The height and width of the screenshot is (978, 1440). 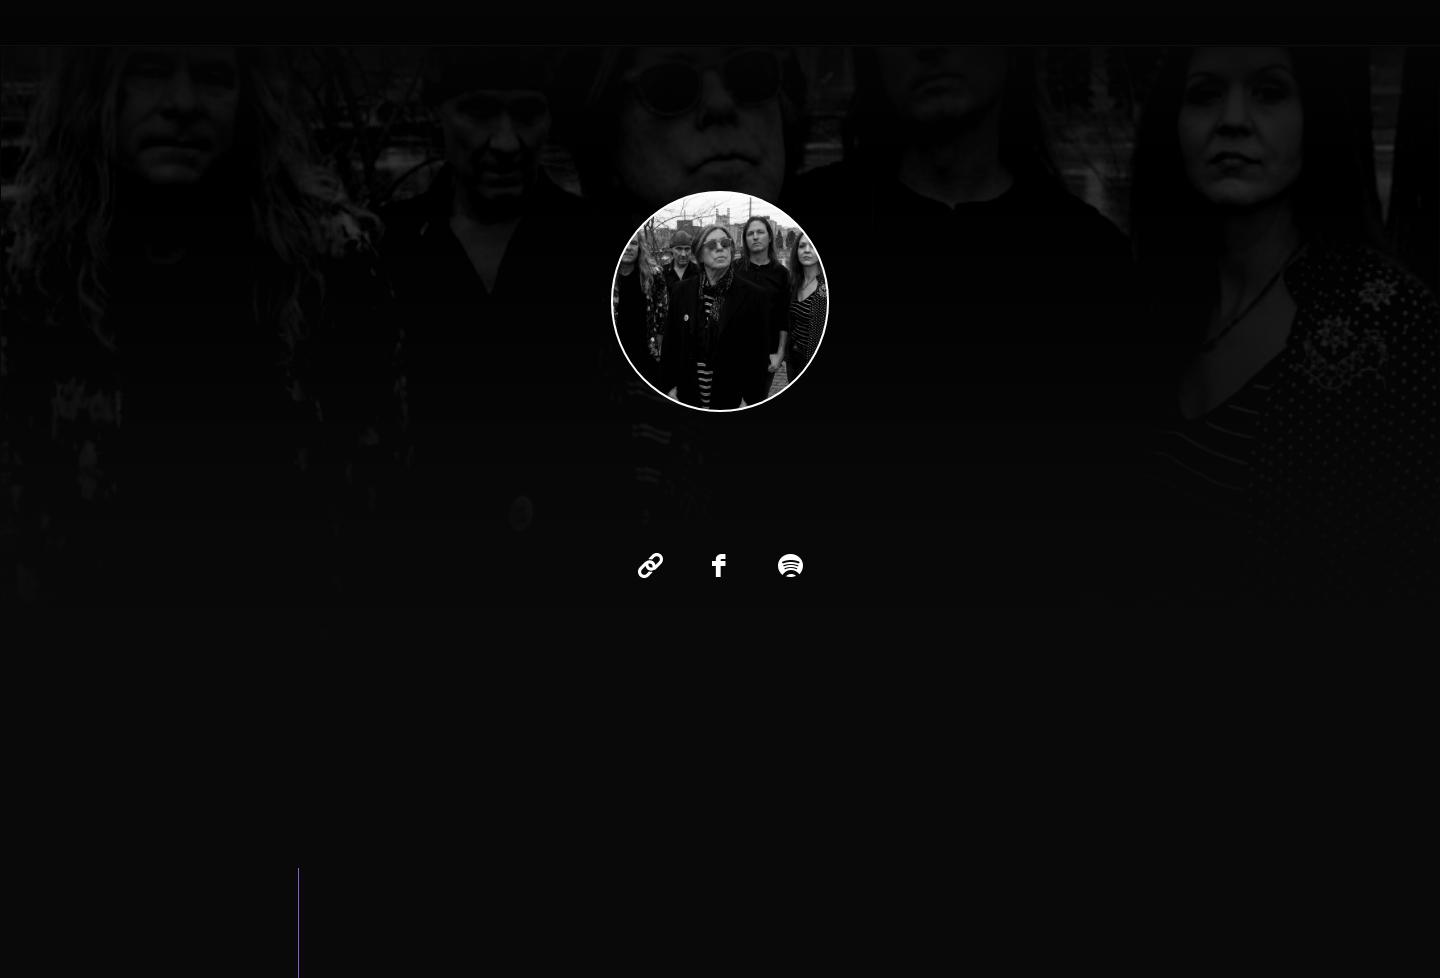 I want to click on '2015', so click(x=602, y=539).